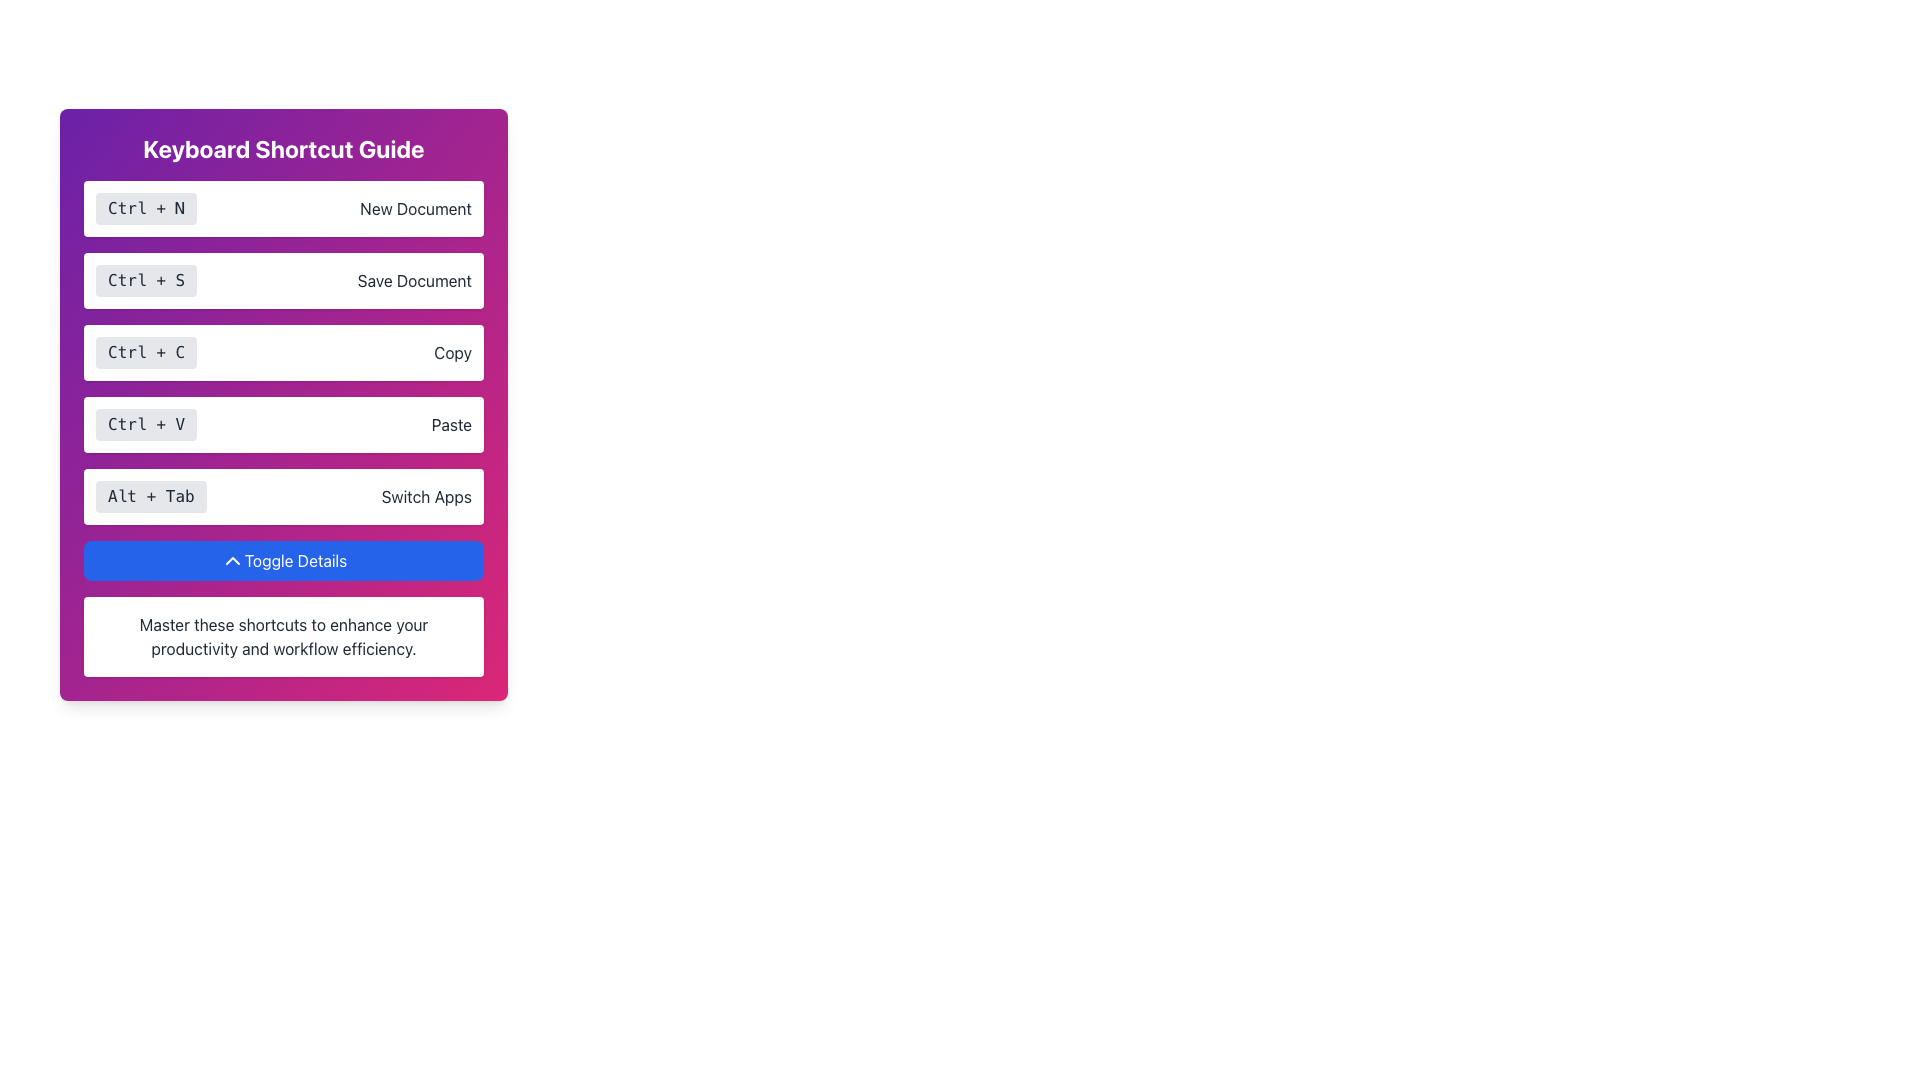 Image resolution: width=1920 pixels, height=1080 pixels. I want to click on the non-interactive styled text label displaying 'Ctrl + S', which is located within the 'Keyboard Shortcut Guide' panel, so click(145, 281).